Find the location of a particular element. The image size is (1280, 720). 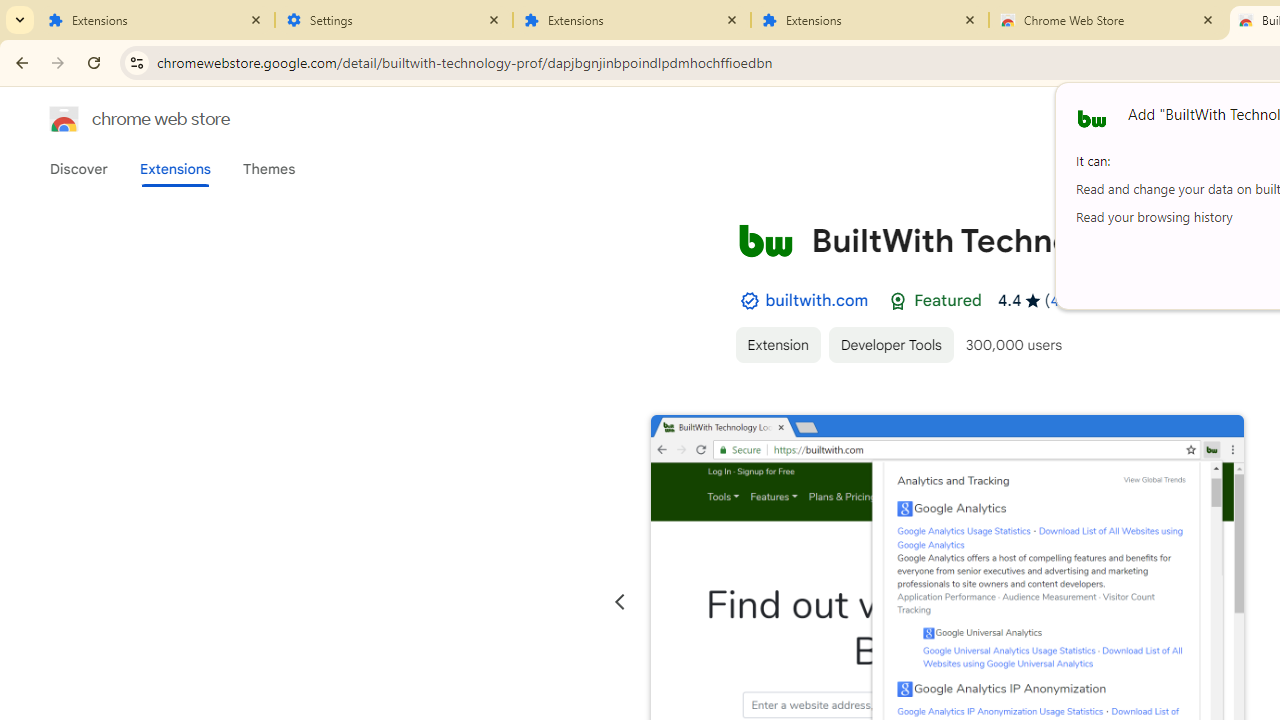

'Chrome Web Store logo chrome web store' is located at coordinates (118, 119).